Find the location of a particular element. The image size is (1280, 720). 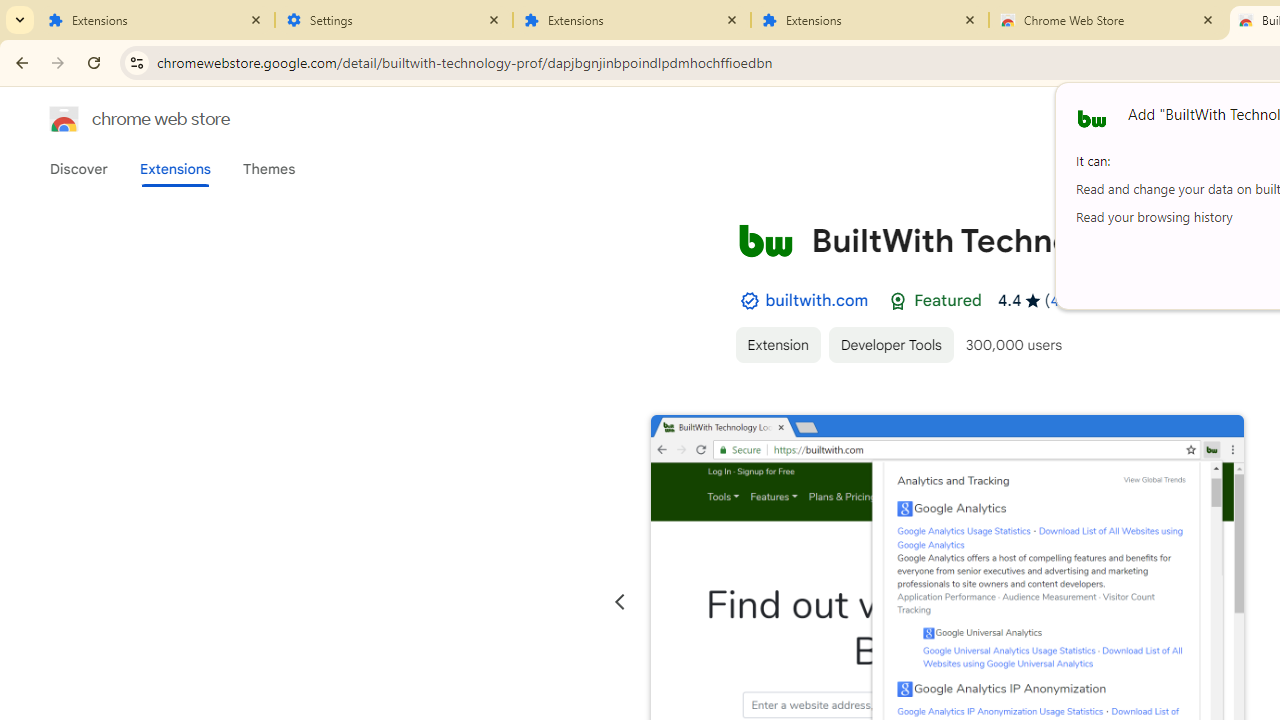

'Chrome Web Store logo chrome web store' is located at coordinates (118, 119).